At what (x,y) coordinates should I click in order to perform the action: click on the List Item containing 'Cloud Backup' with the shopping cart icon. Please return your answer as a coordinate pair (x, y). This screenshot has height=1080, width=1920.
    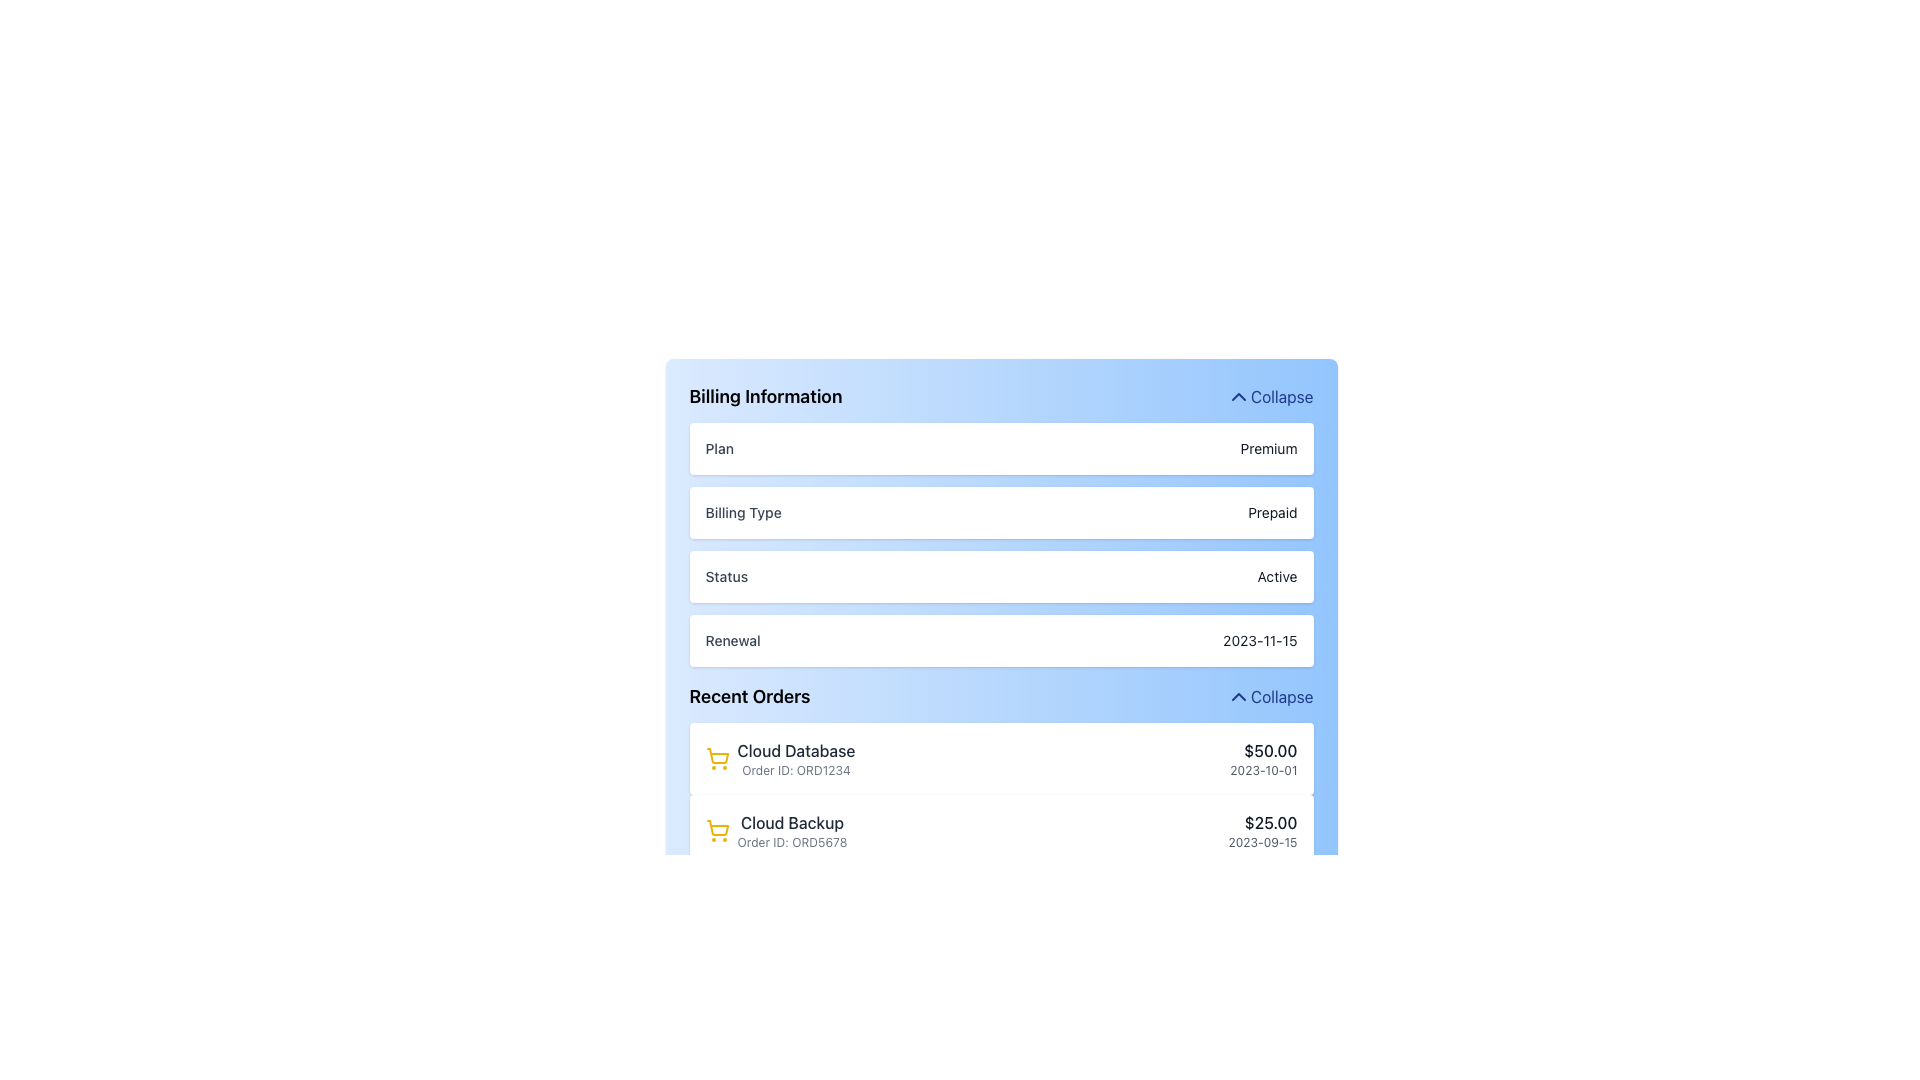
    Looking at the image, I should click on (1001, 830).